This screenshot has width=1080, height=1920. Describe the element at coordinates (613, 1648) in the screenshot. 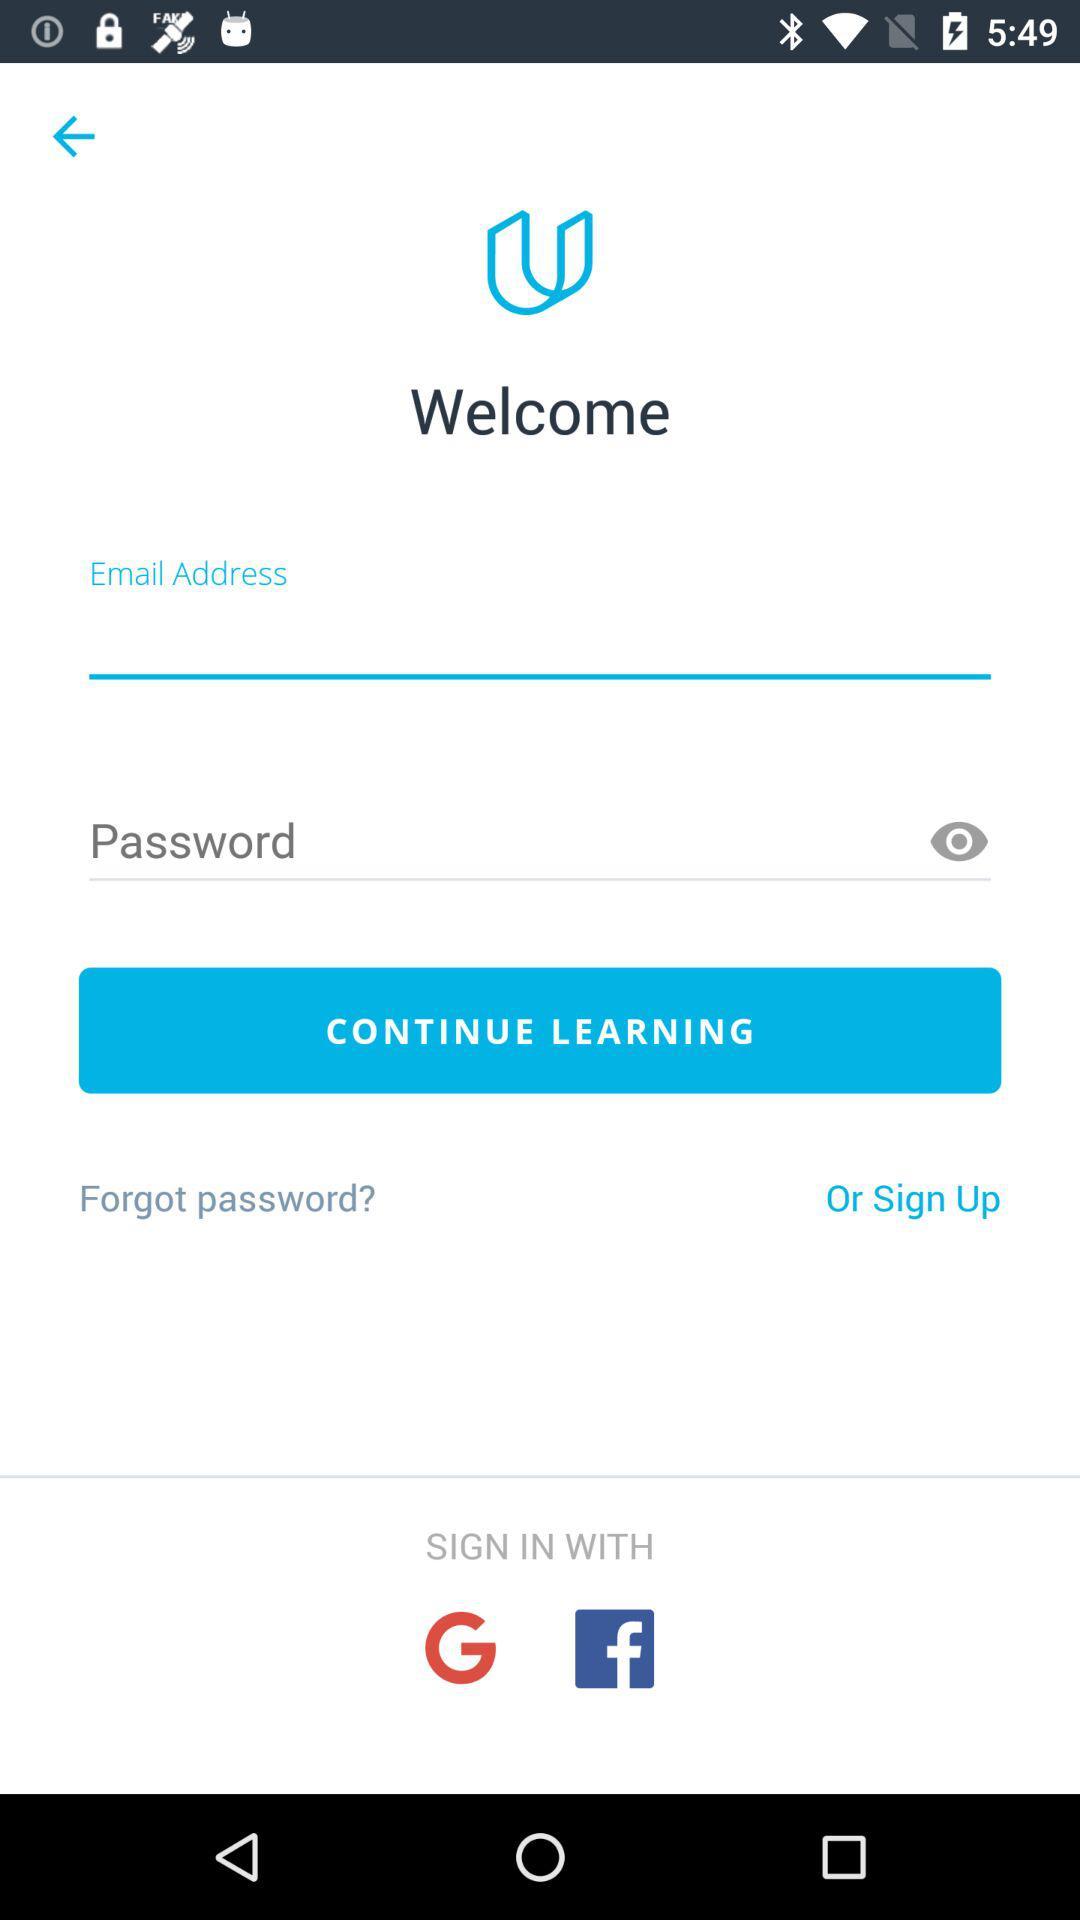

I see `log in with facebook` at that location.